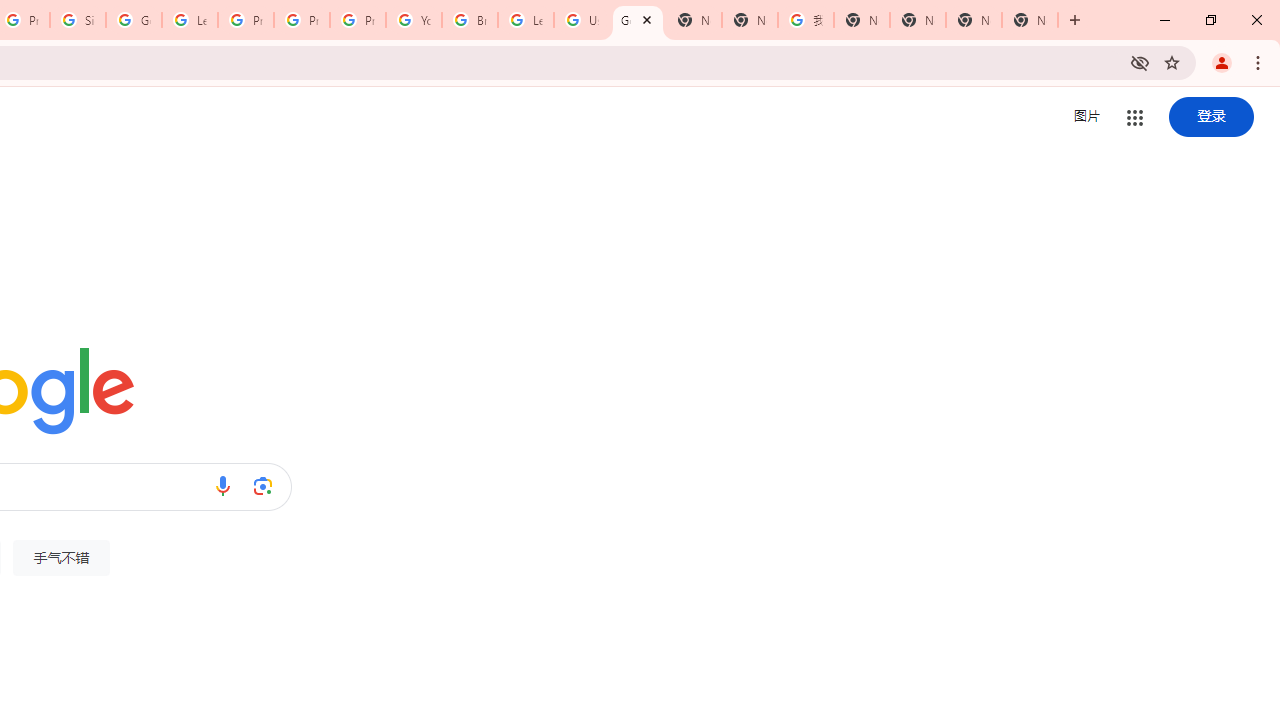  What do you see at coordinates (244, 20) in the screenshot?
I see `'Privacy Help Center - Policies Help'` at bounding box center [244, 20].